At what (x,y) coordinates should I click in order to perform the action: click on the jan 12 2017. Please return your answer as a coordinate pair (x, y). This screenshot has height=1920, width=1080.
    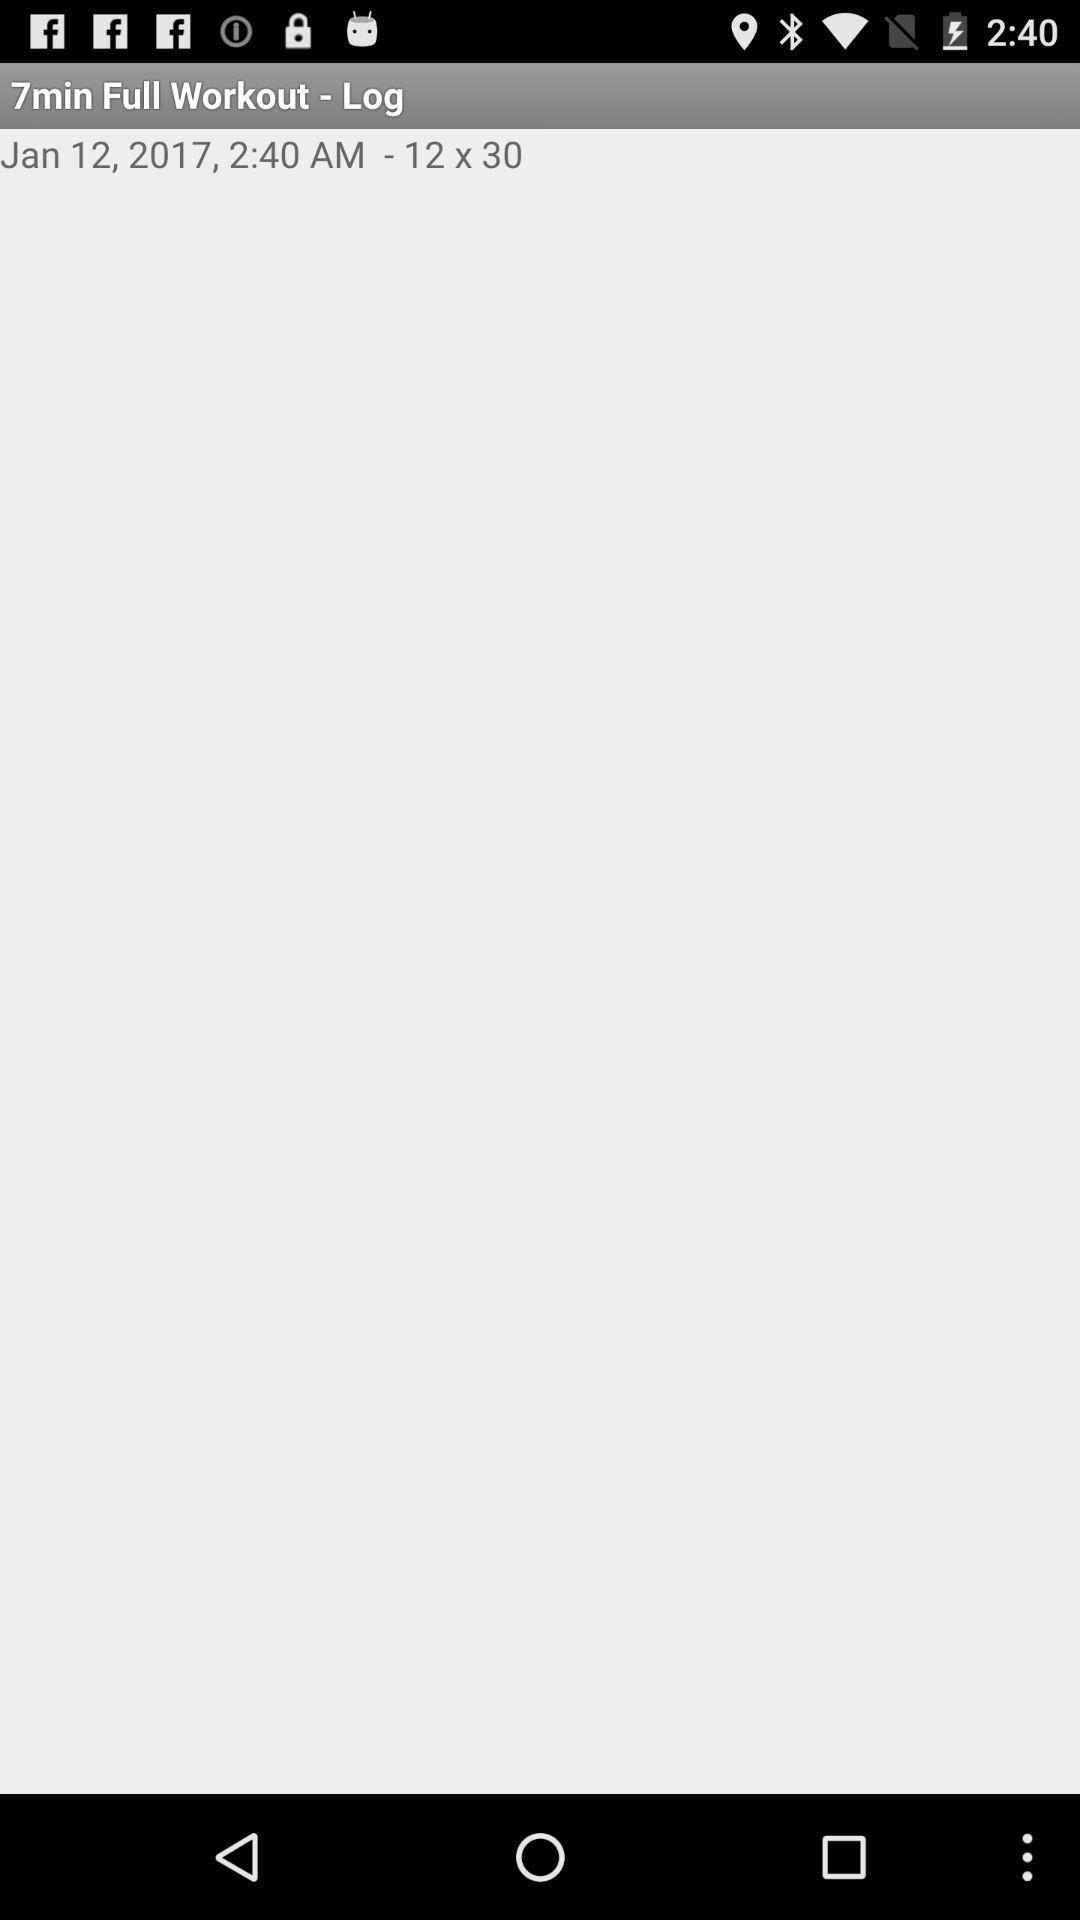
    Looking at the image, I should click on (540, 175).